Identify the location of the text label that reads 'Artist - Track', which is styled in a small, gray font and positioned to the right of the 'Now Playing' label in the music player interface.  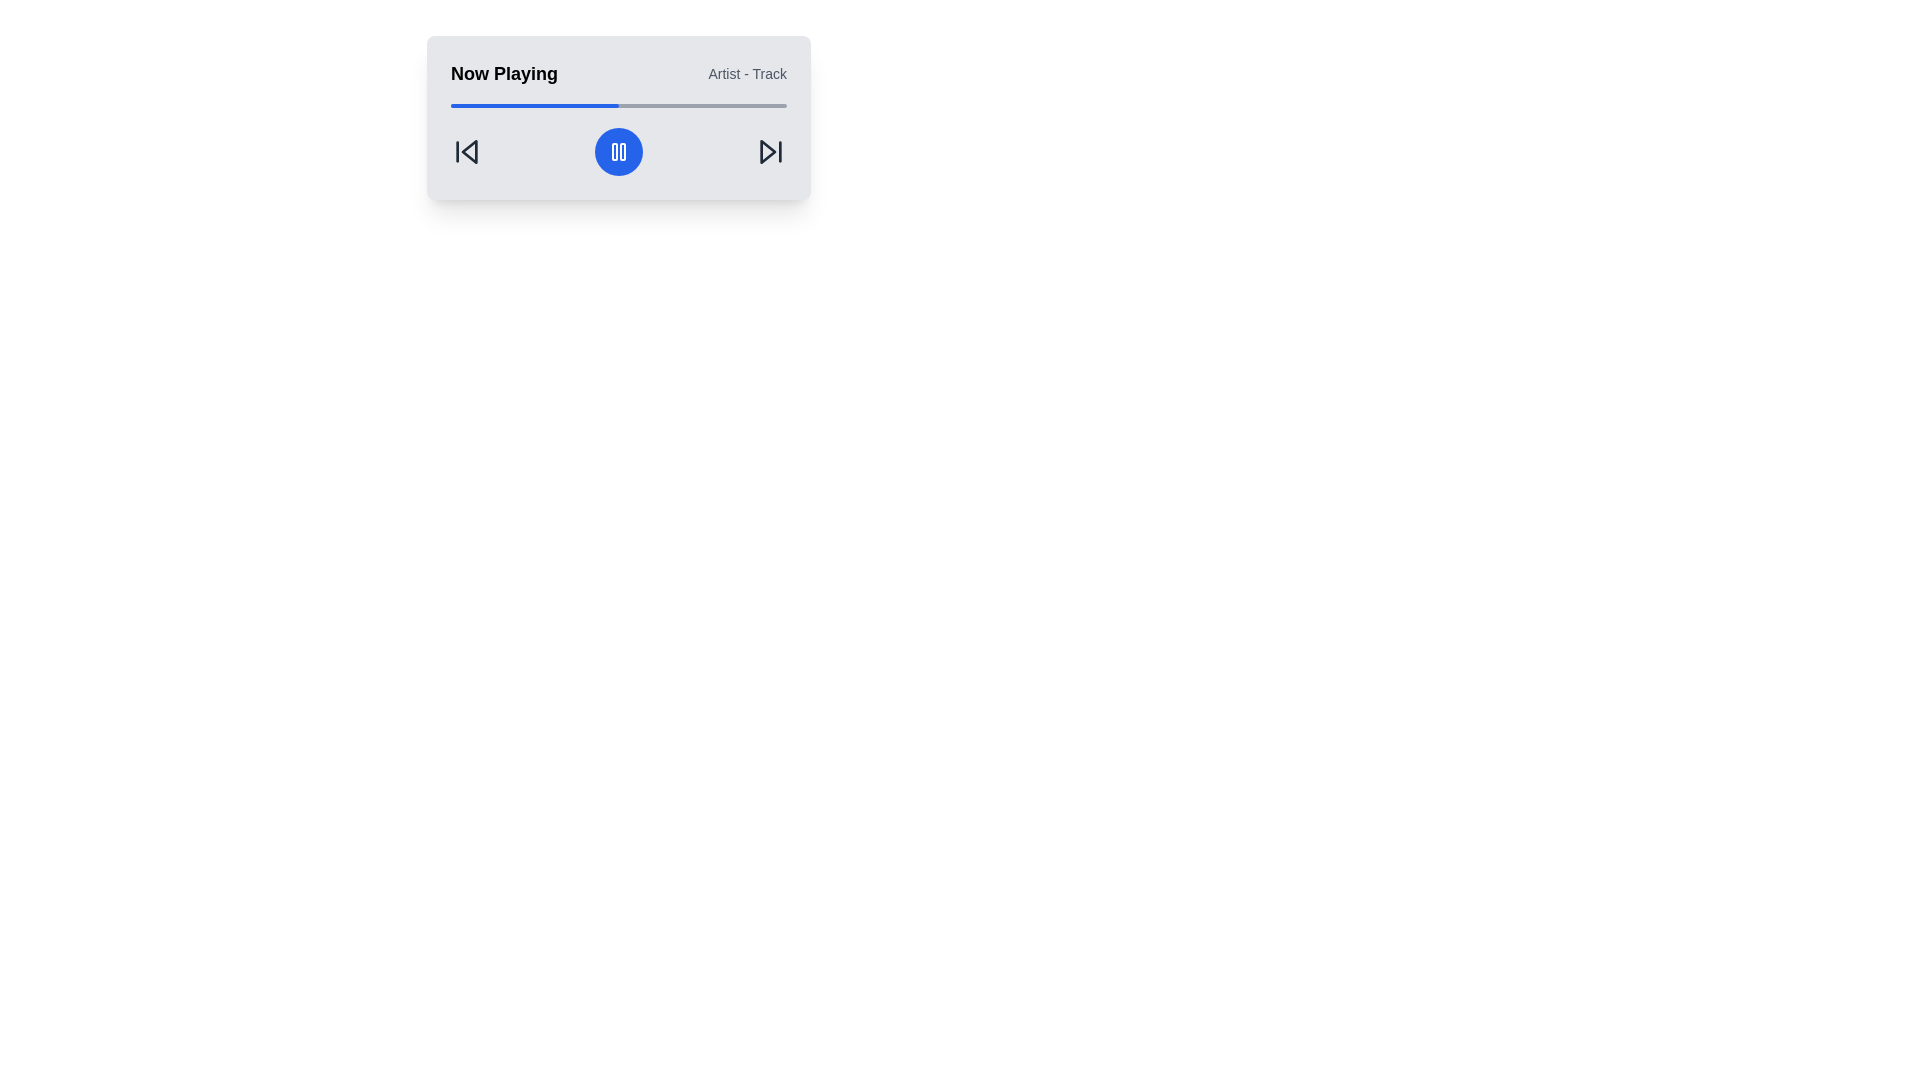
(746, 72).